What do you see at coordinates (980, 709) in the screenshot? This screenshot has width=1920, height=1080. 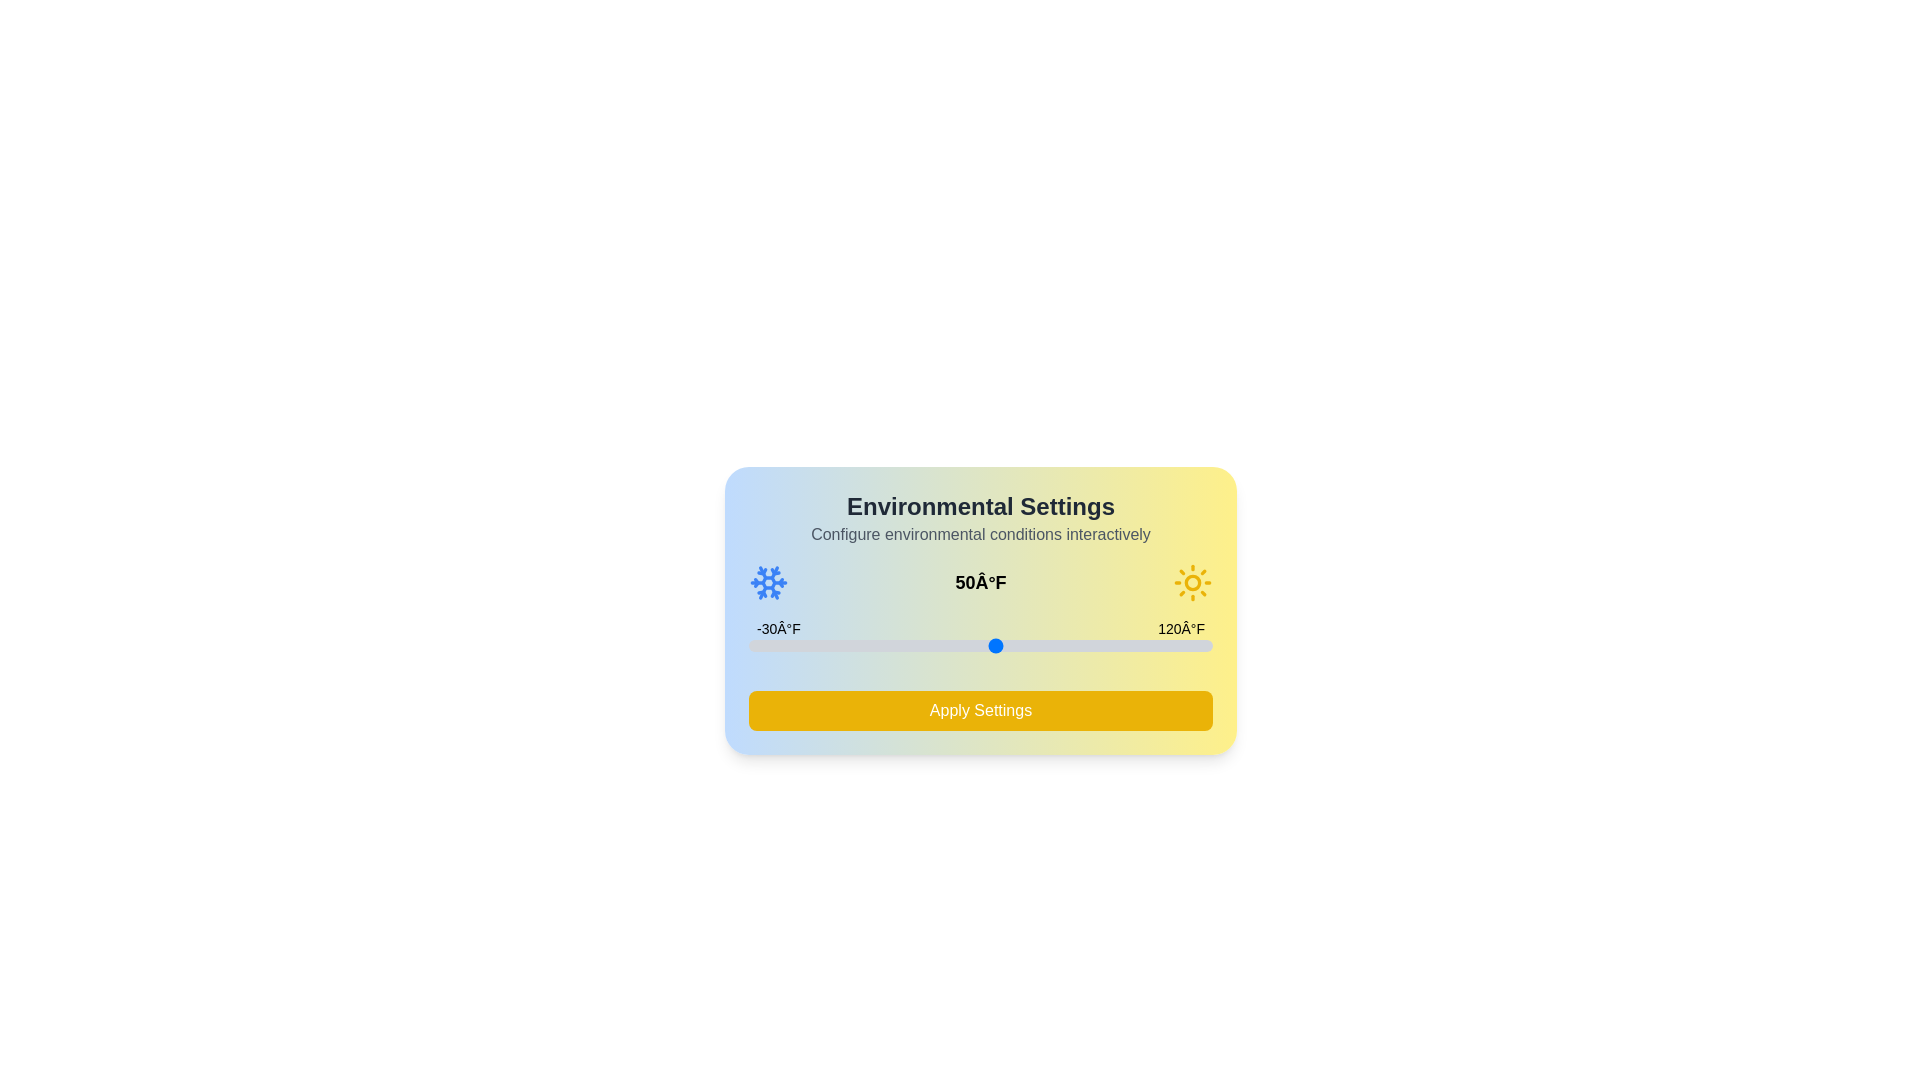 I see `the 'Apply Settings' button to submit the environmental settings` at bounding box center [980, 709].